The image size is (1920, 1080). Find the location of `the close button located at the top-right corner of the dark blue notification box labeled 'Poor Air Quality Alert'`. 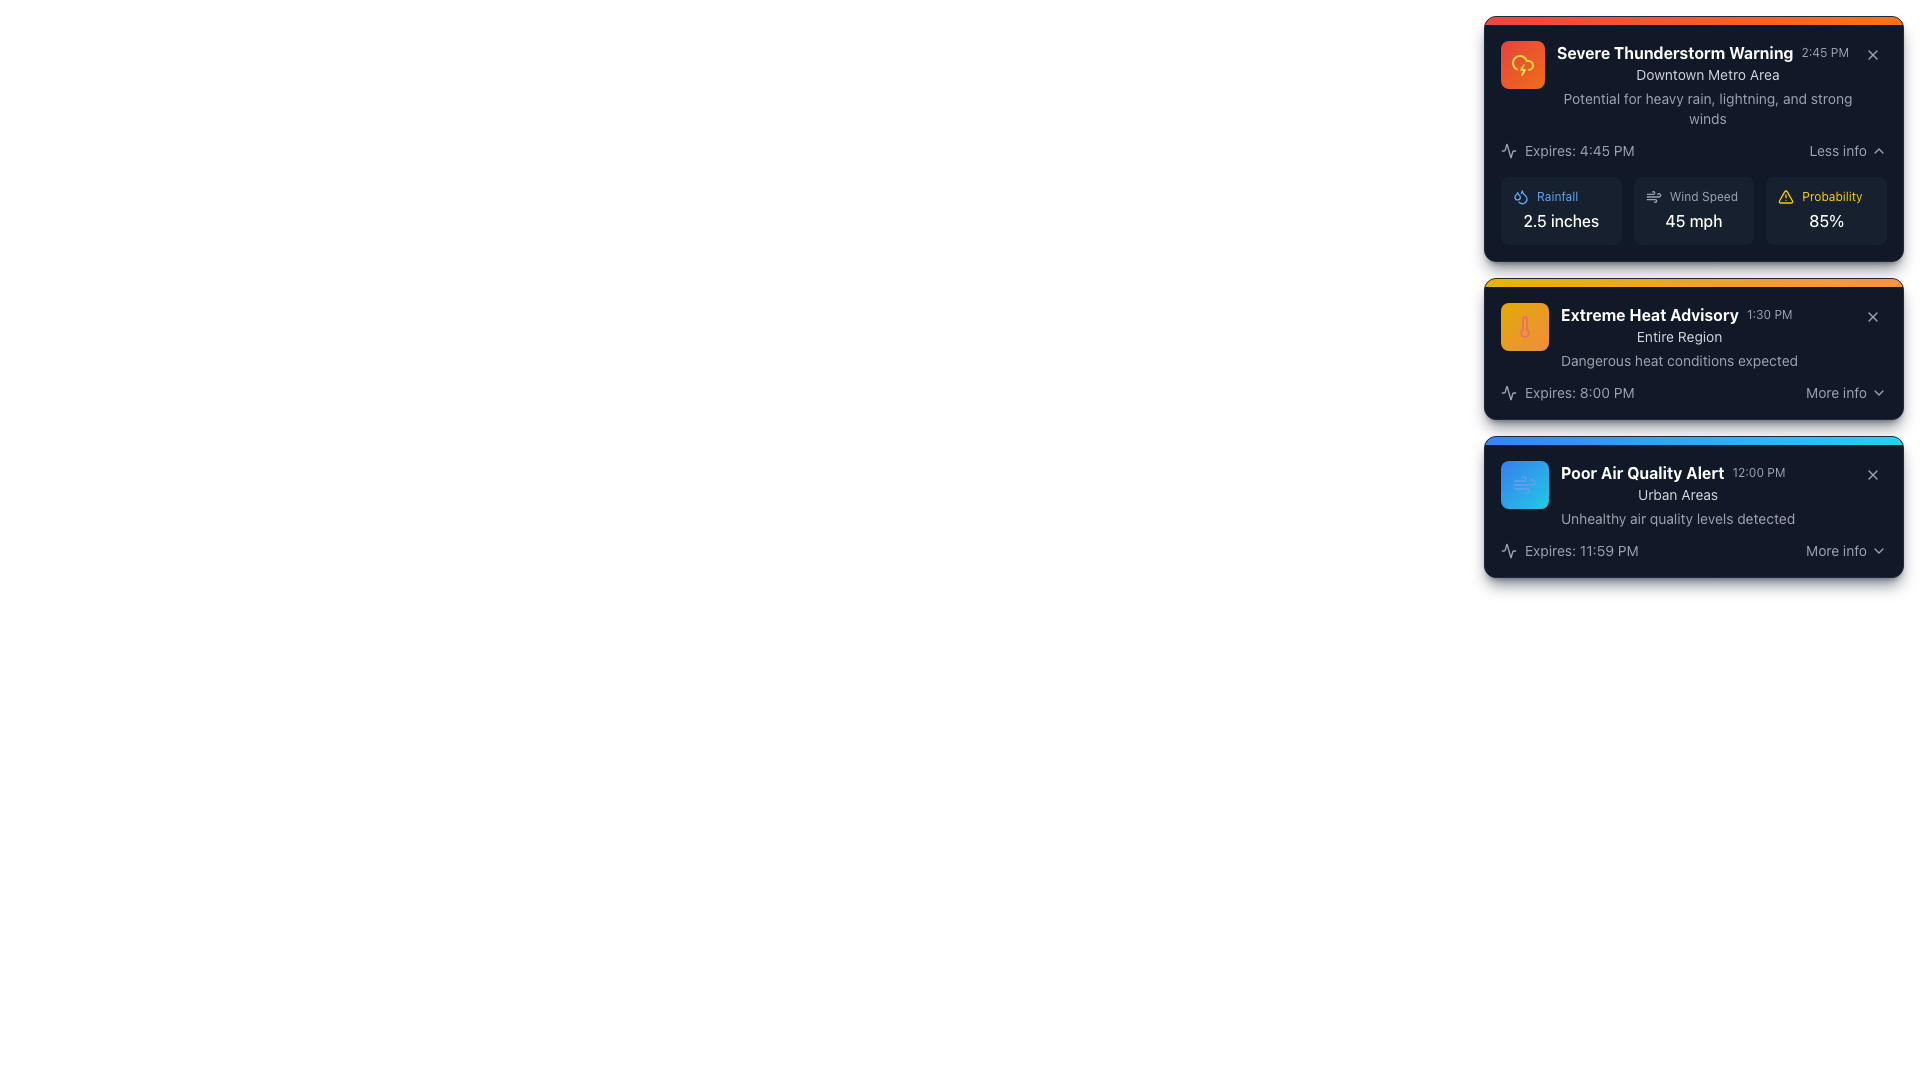

the close button located at the top-right corner of the dark blue notification box labeled 'Poor Air Quality Alert' is located at coordinates (1871, 474).